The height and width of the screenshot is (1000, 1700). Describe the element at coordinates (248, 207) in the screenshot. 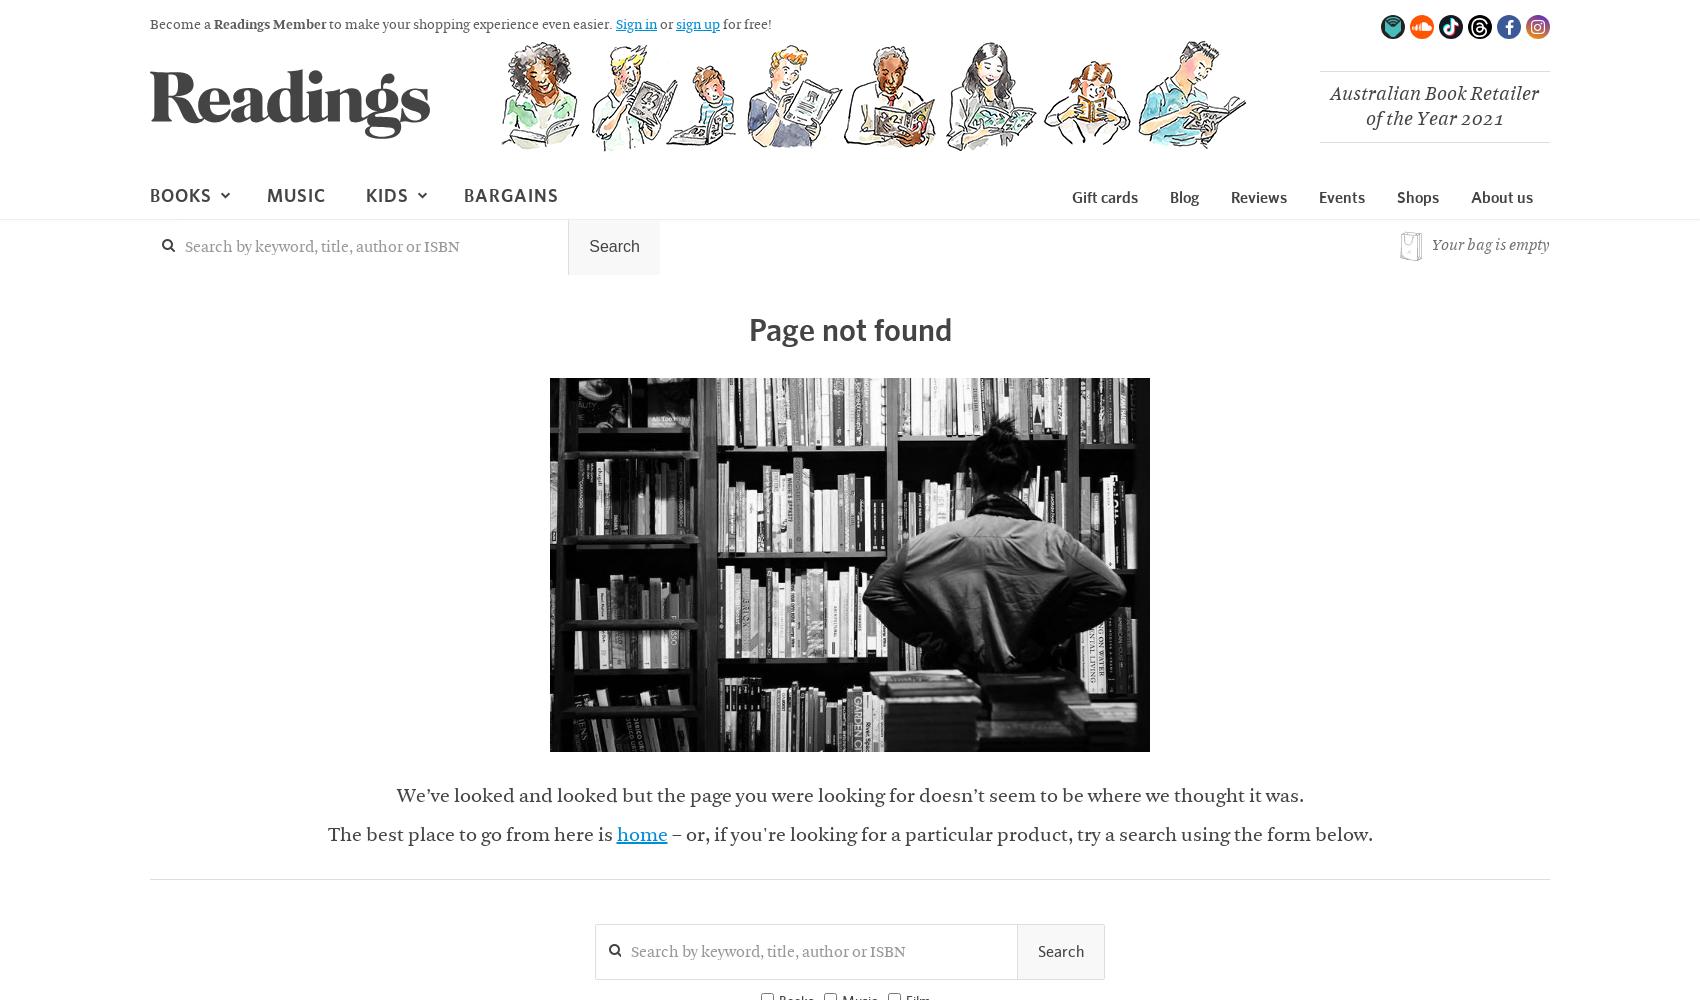

I see `'Readings'` at that location.